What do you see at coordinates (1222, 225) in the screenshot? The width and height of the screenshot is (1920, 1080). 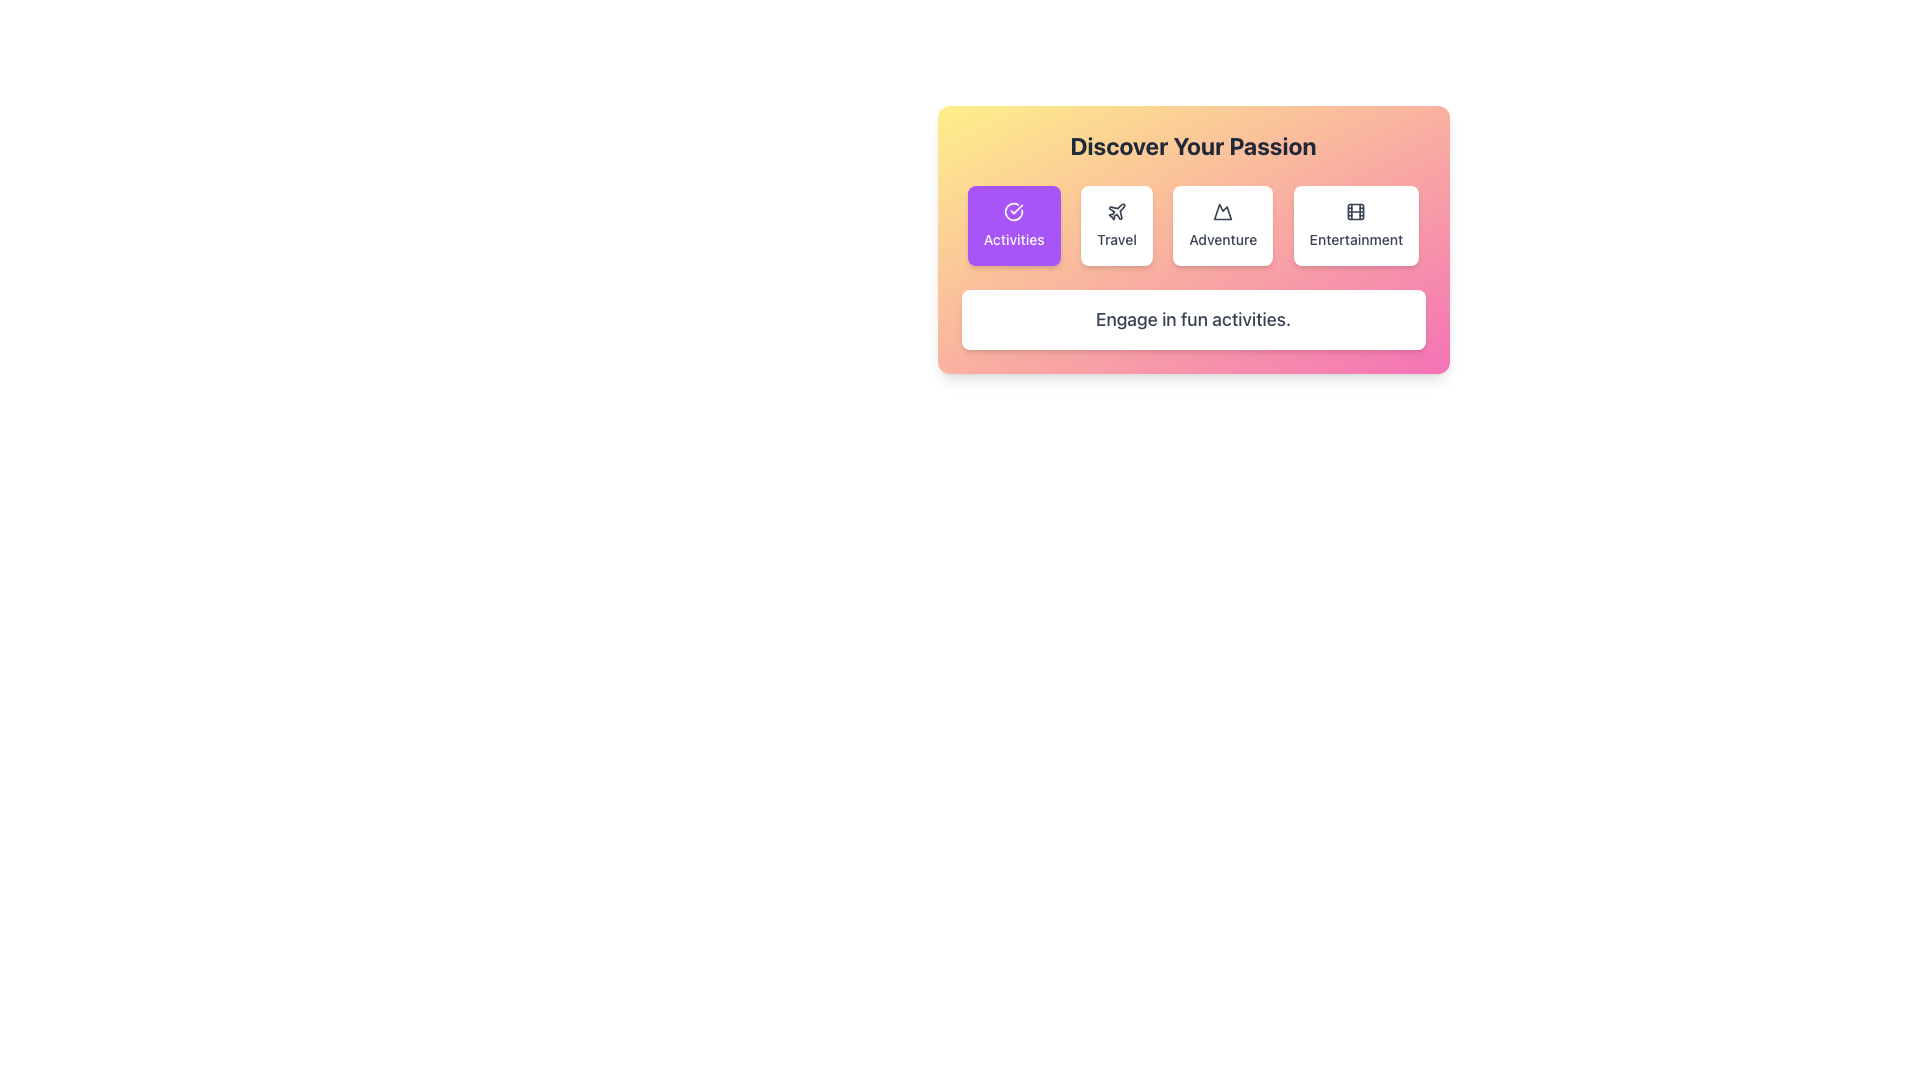 I see `the 'Adventure' button, which is a rounded rectangular button with a white background and a mountain icon above the text` at bounding box center [1222, 225].